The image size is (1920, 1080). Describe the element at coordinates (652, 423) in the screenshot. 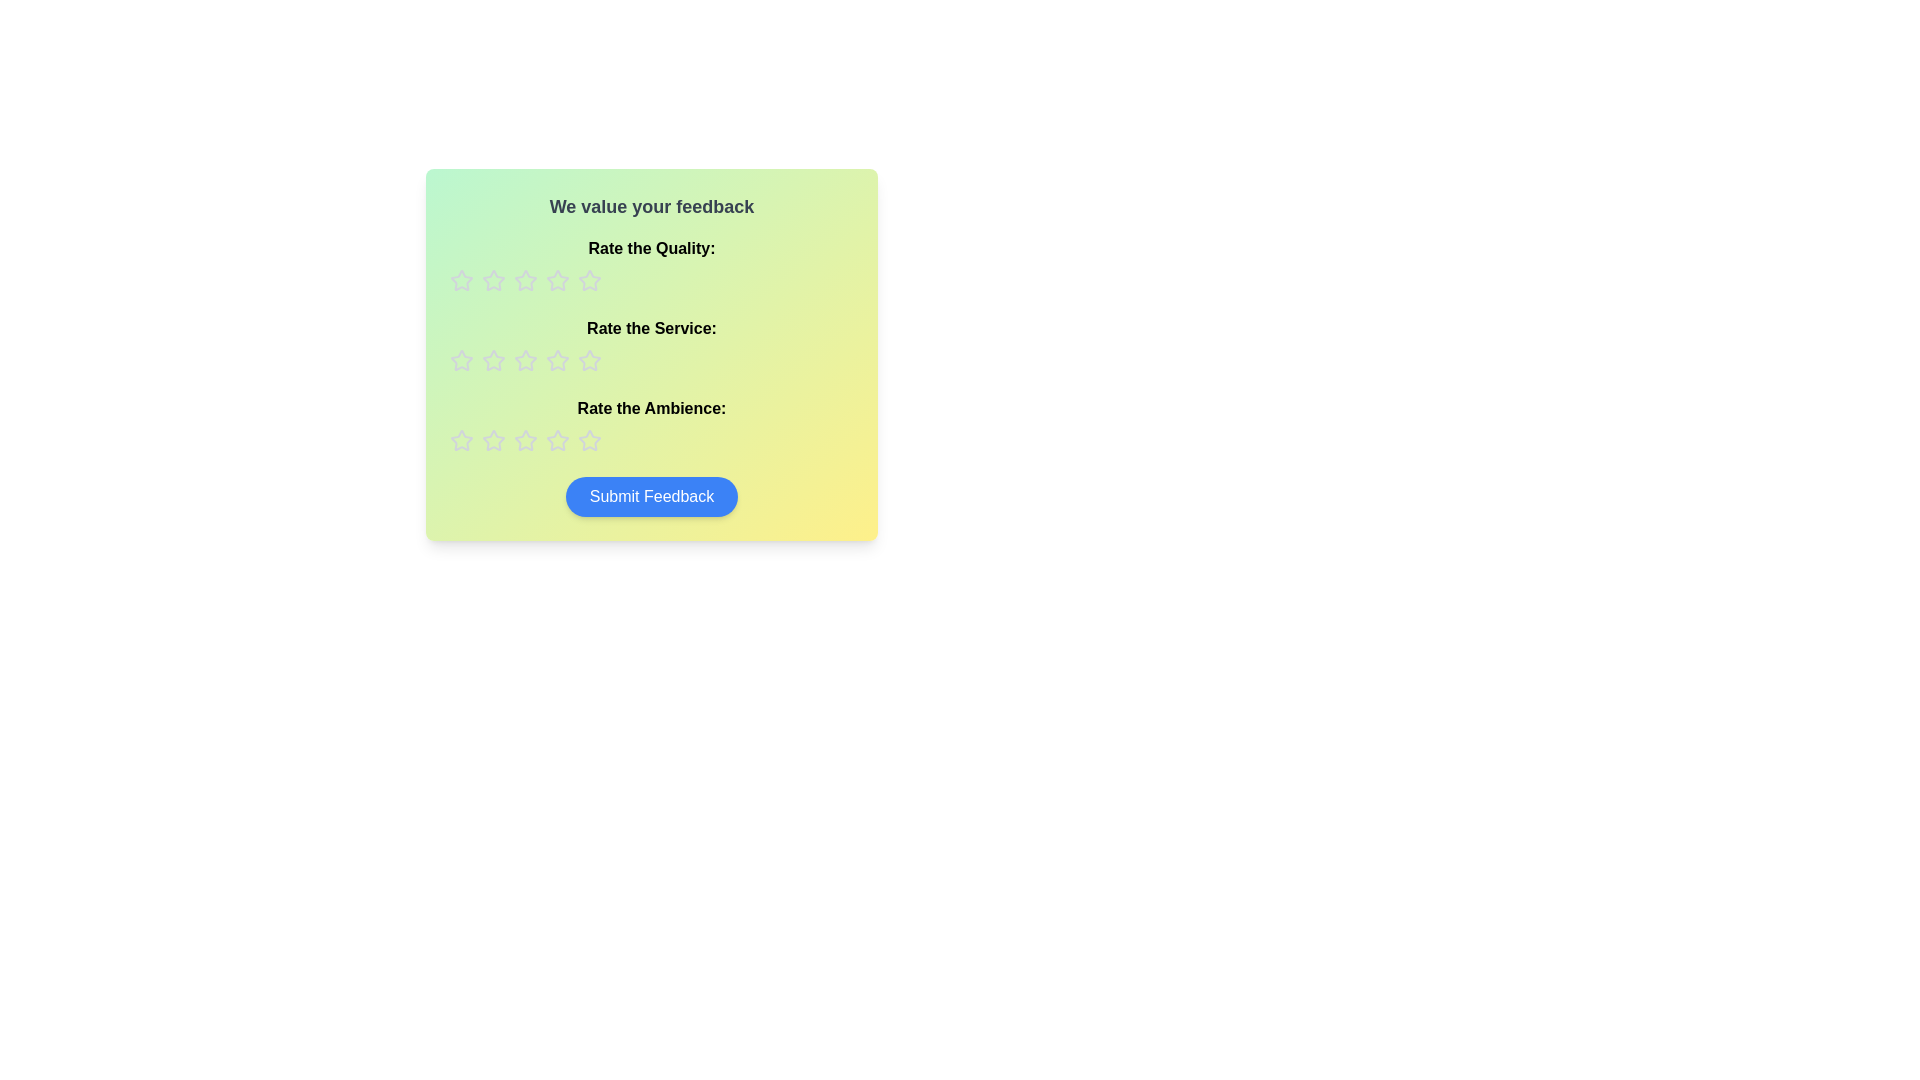

I see `the label indicating that the star rating system is for evaluating the ambiance, which is positioned below the 'Rate the Service:' label and above the star rating icons` at that location.